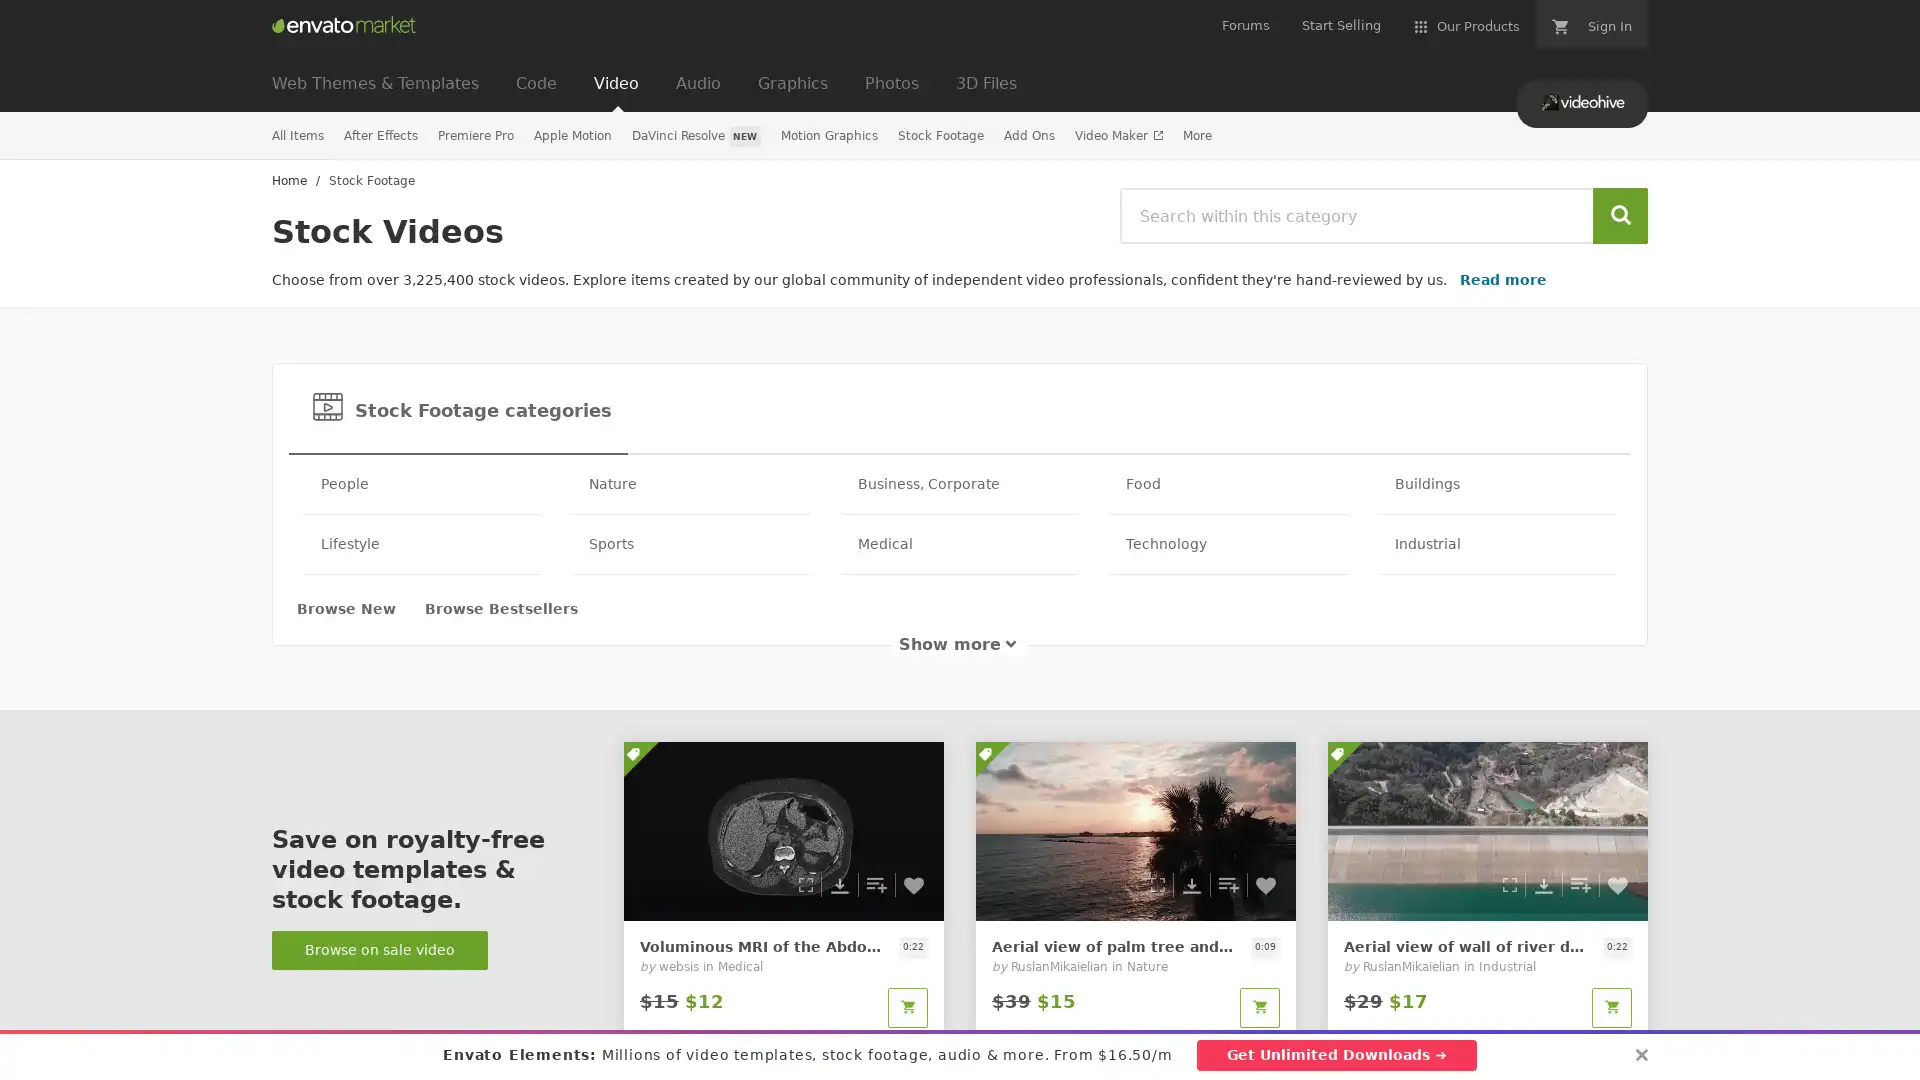 This screenshot has height=1080, width=1920. Describe the element at coordinates (1136, 831) in the screenshot. I see `0 Download preview Add to collection Add to Favorites` at that location.